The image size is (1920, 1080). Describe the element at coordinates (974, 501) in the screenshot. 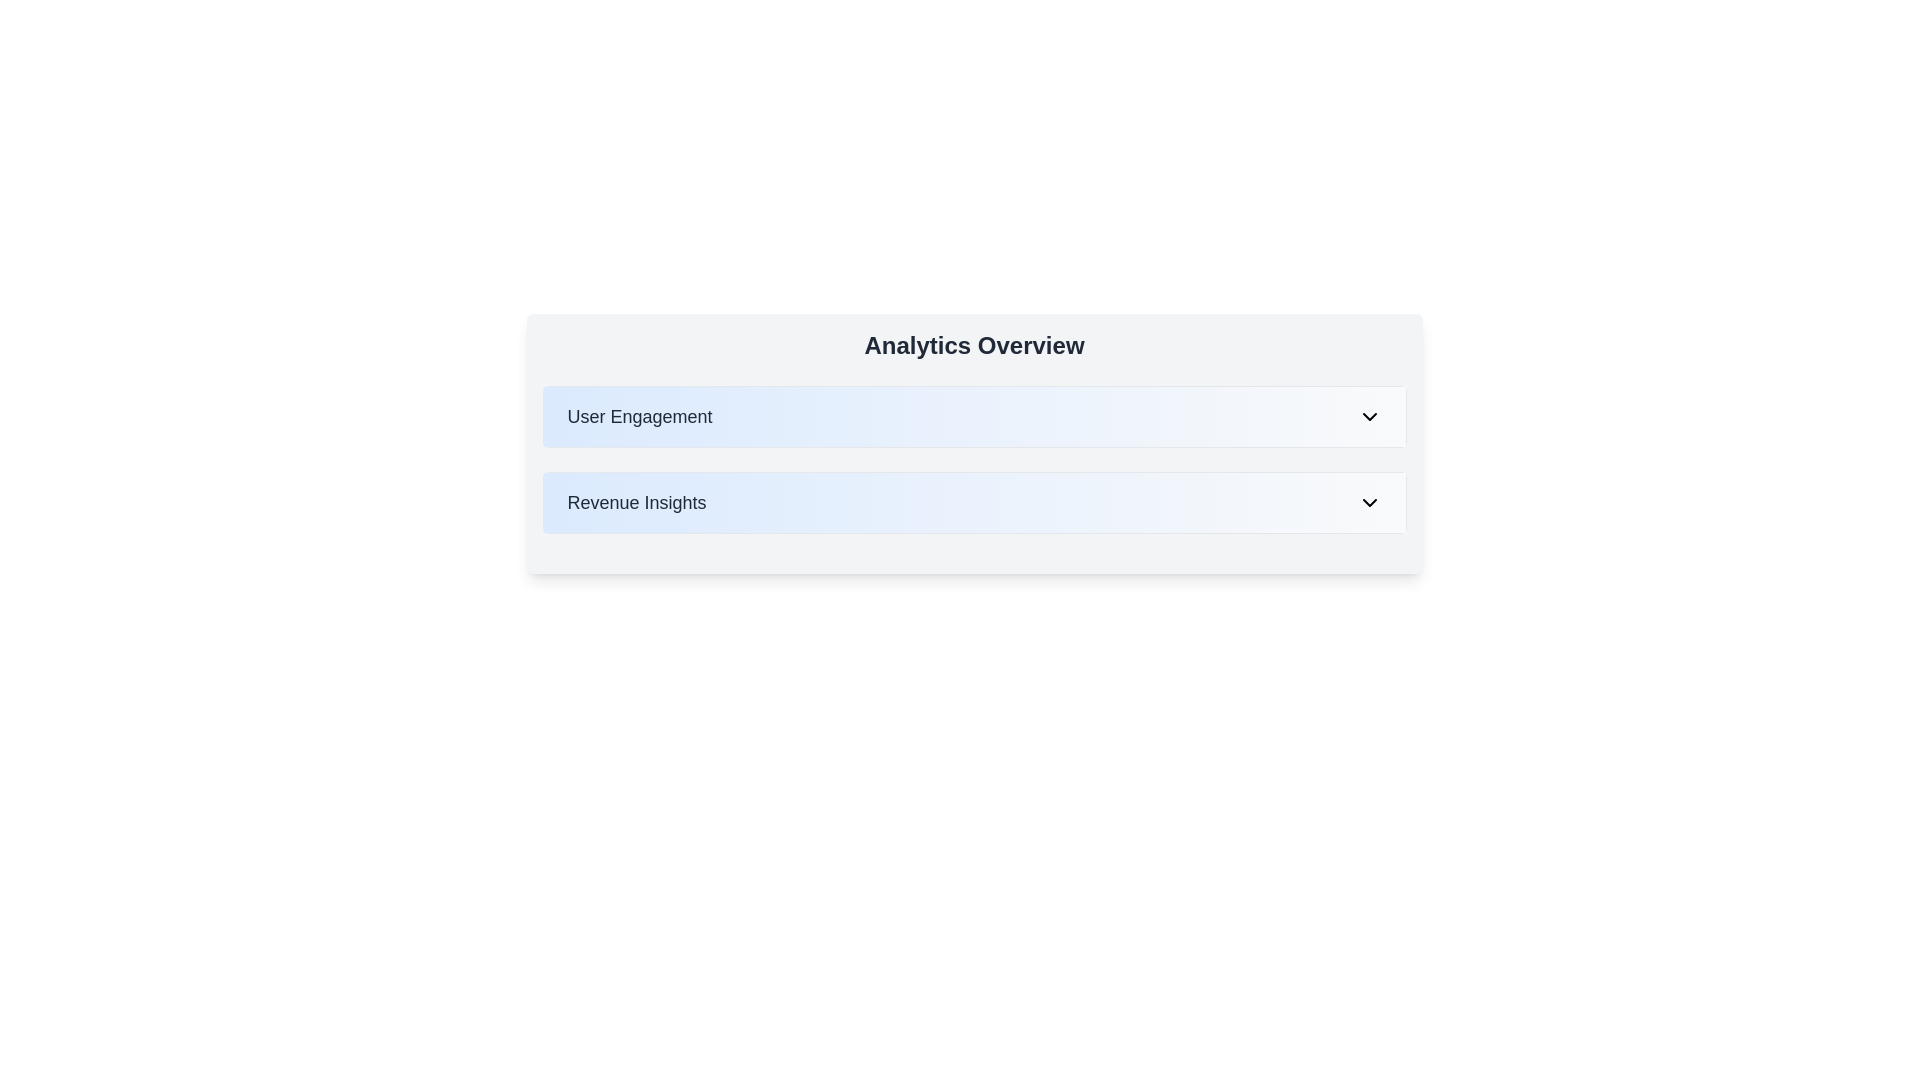

I see `the 'Revenue Insights' dropdown toggle button in the Analytics Overview section` at that location.